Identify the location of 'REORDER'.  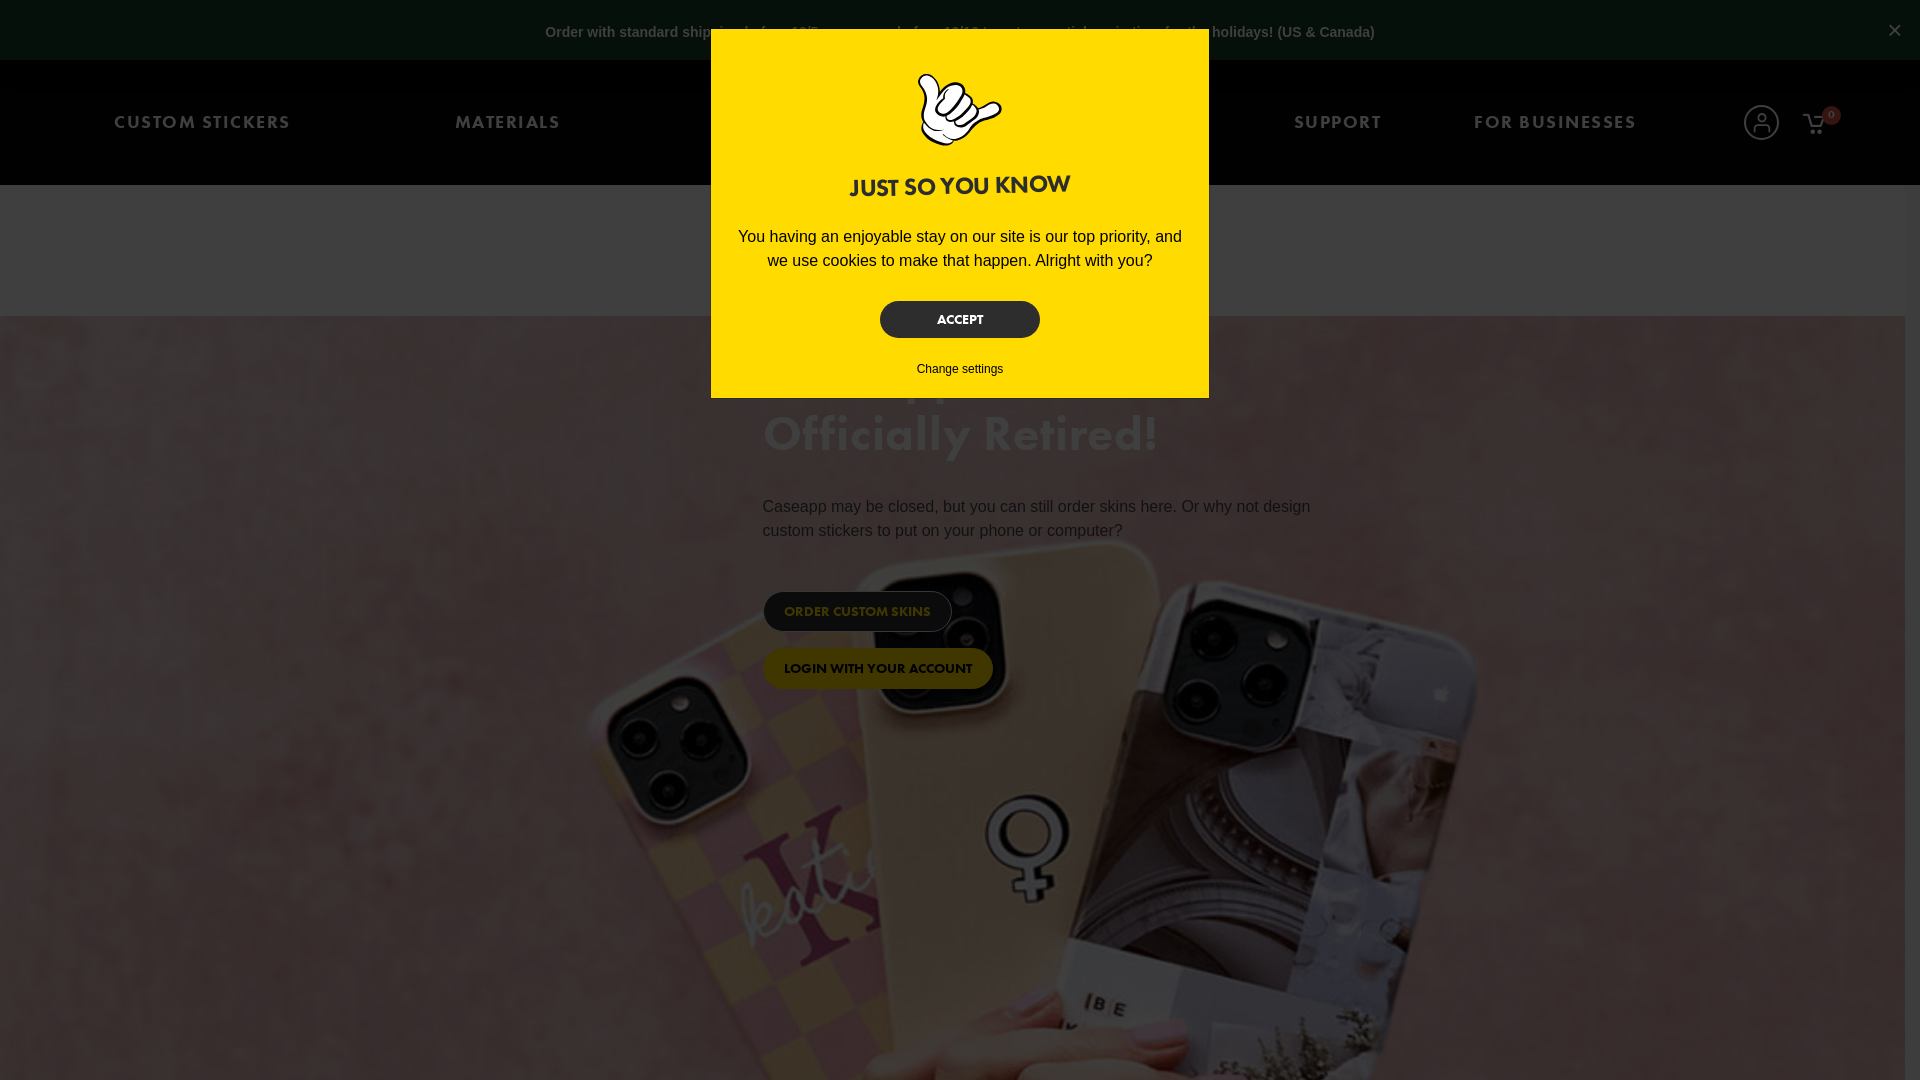
(723, 122).